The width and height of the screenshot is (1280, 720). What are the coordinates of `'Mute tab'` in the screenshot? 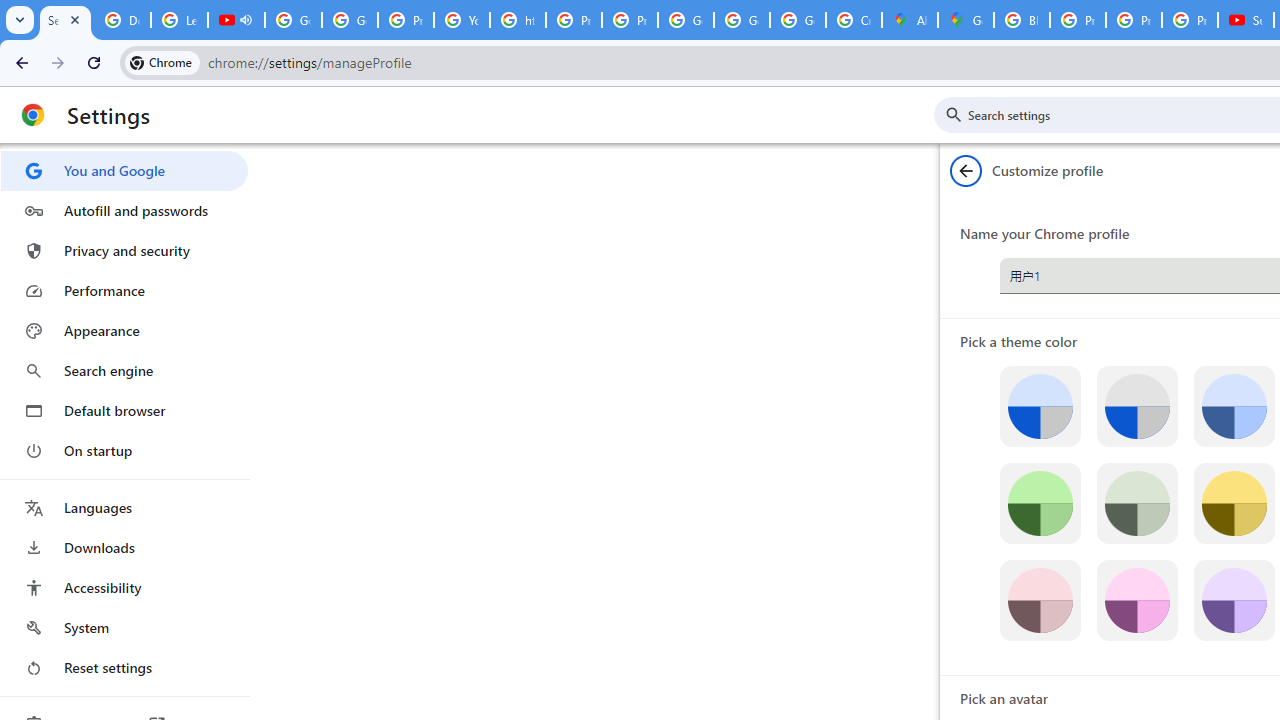 It's located at (244, 20).